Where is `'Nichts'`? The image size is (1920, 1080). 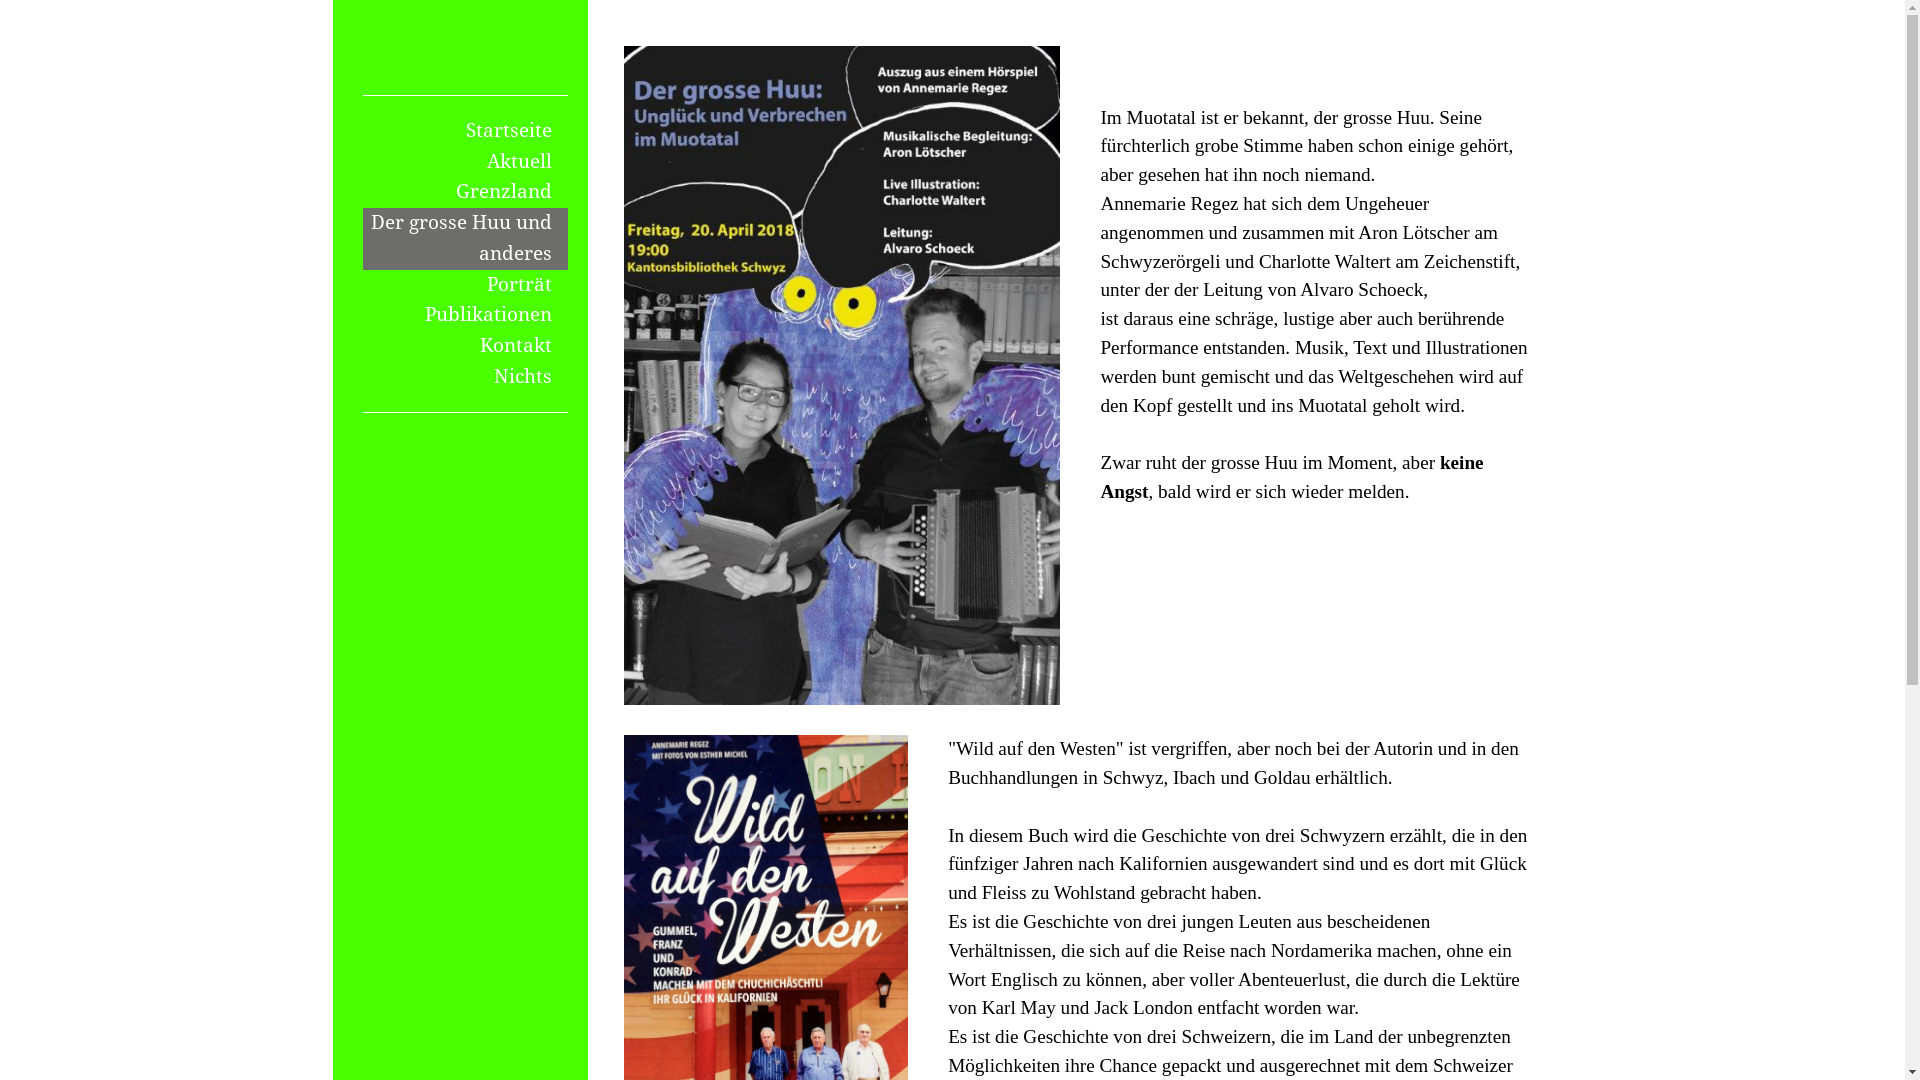
'Nichts' is located at coordinates (361, 377).